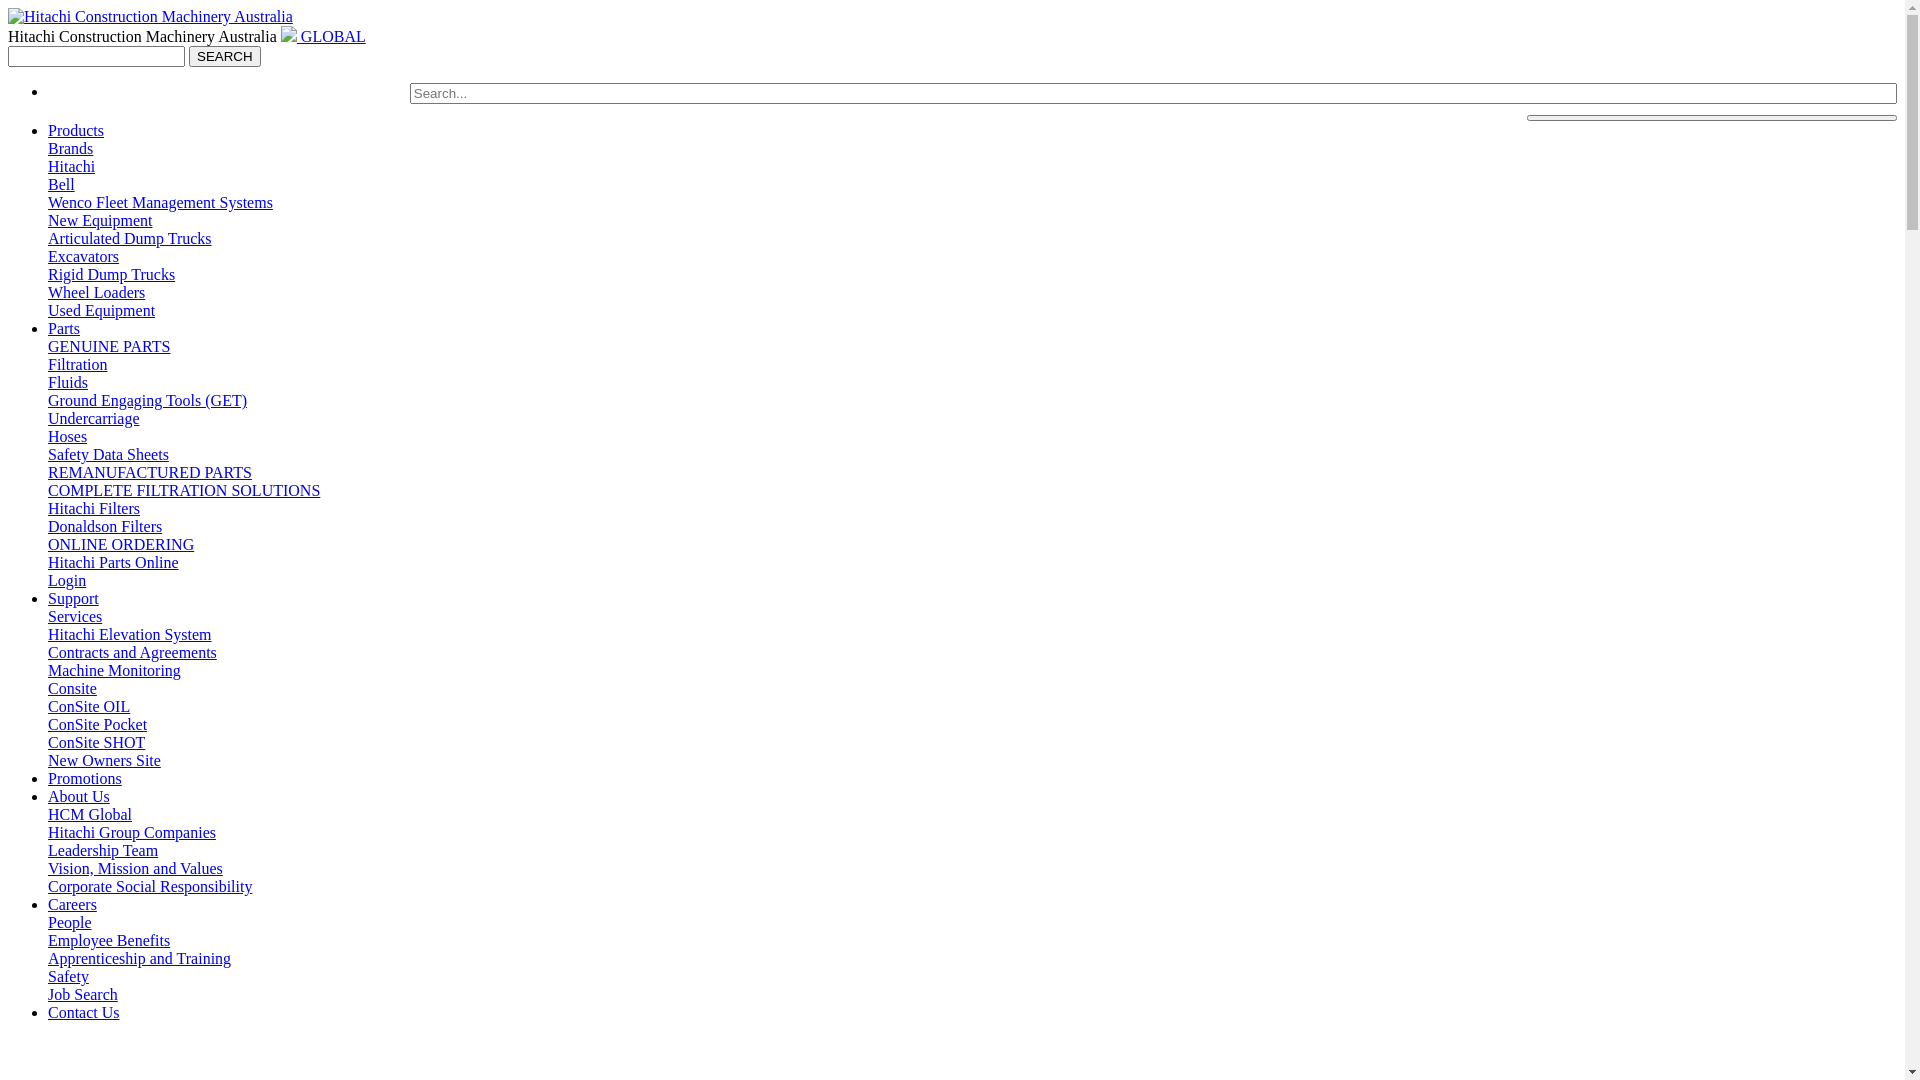 Image resolution: width=1920 pixels, height=1080 pixels. What do you see at coordinates (76, 130) in the screenshot?
I see `'Products'` at bounding box center [76, 130].